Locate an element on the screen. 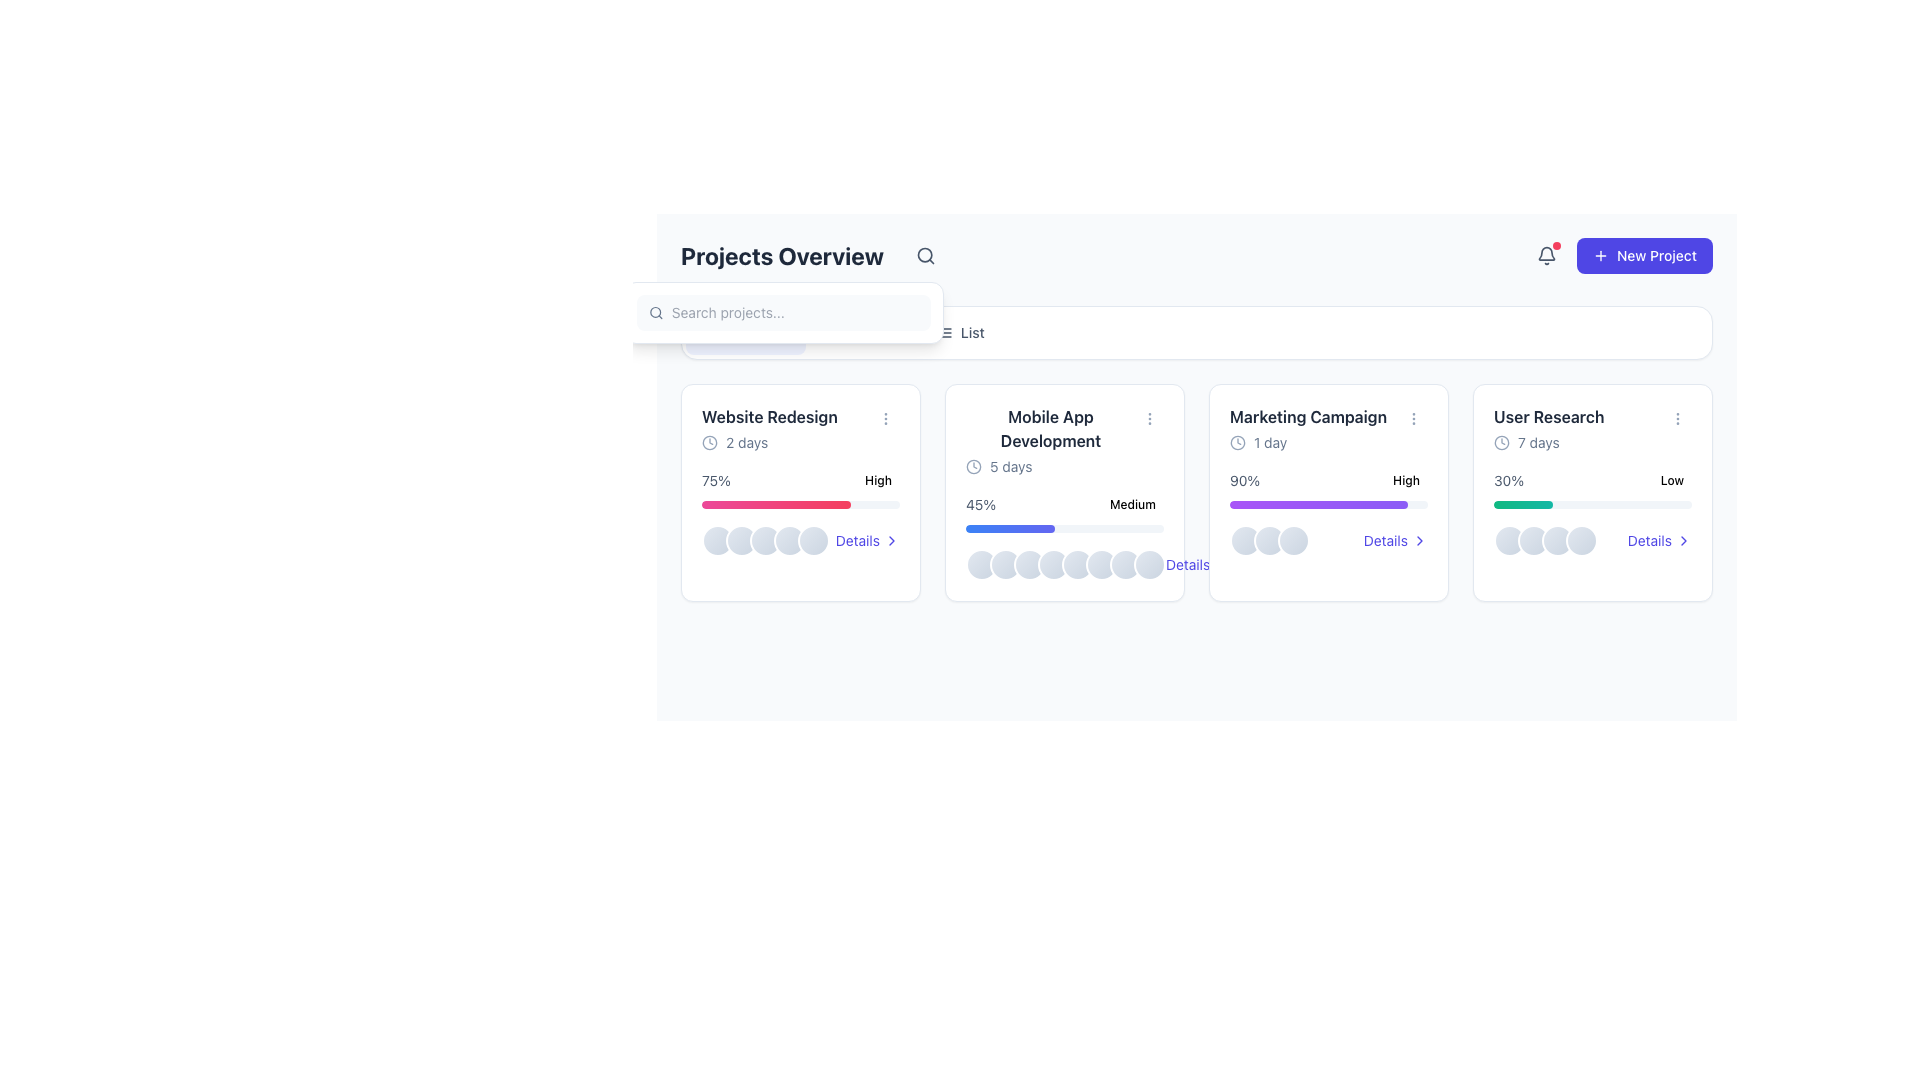 This screenshot has height=1080, width=1920. the Progress indicator element, which is a compact, horizontally long rectangle with rounded ends and a gradient from blue to indigo, located within the progress bar of the 'Mobile App Development' card is located at coordinates (1010, 527).